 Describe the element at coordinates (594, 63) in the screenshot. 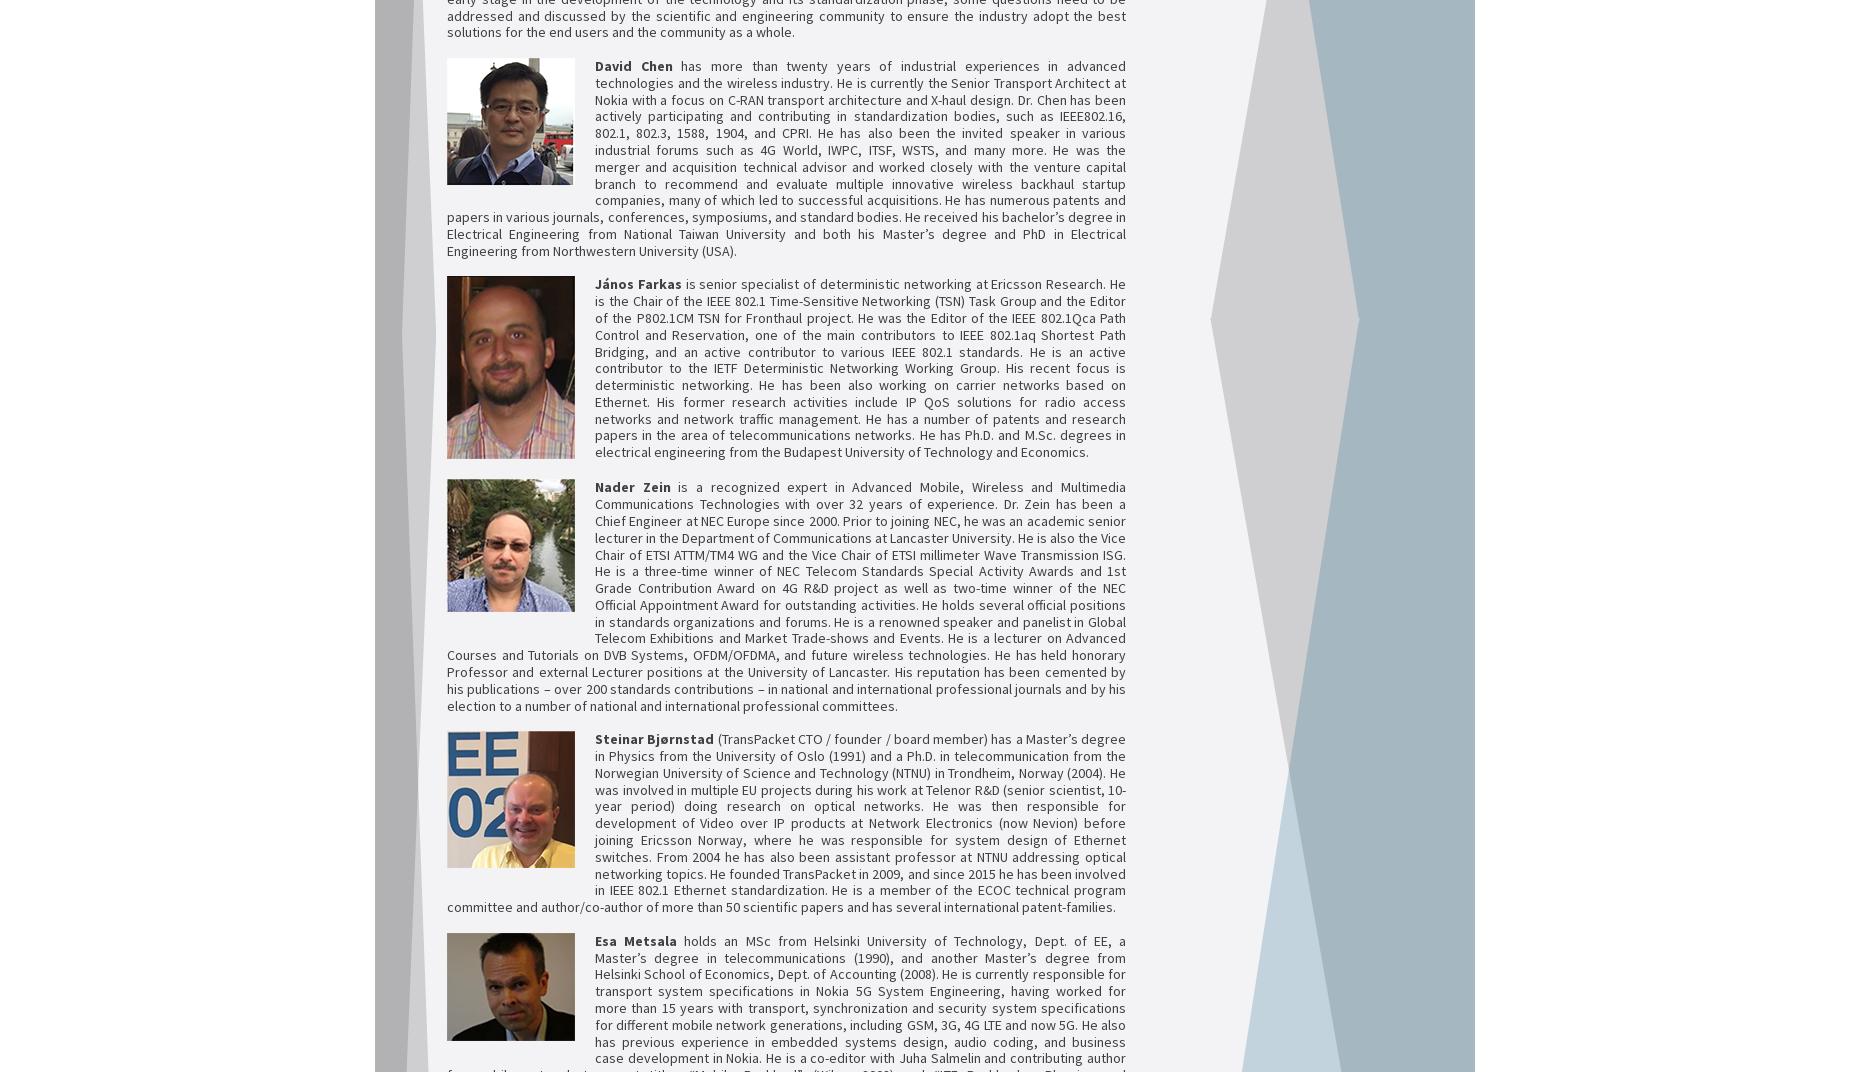

I see `'David Chen'` at that location.